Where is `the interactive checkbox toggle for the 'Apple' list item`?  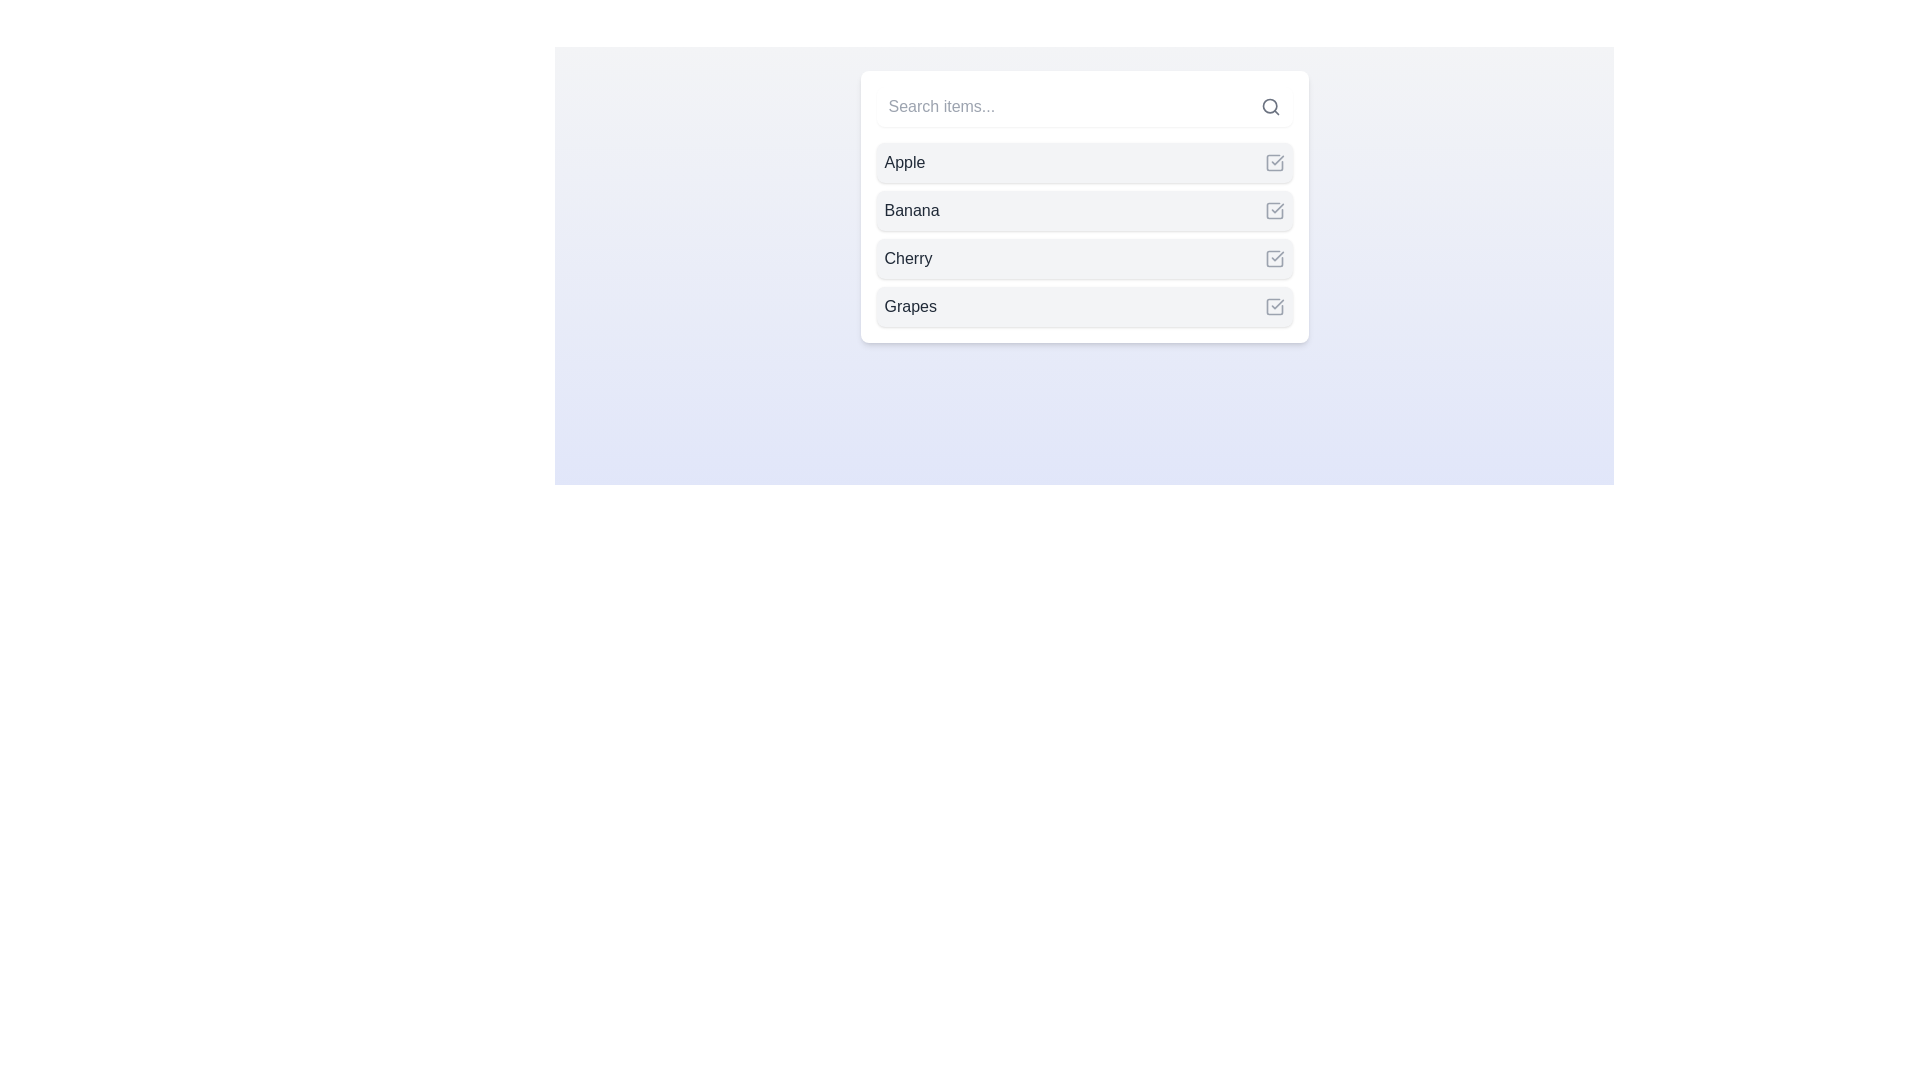
the interactive checkbox toggle for the 'Apple' list item is located at coordinates (1273, 161).